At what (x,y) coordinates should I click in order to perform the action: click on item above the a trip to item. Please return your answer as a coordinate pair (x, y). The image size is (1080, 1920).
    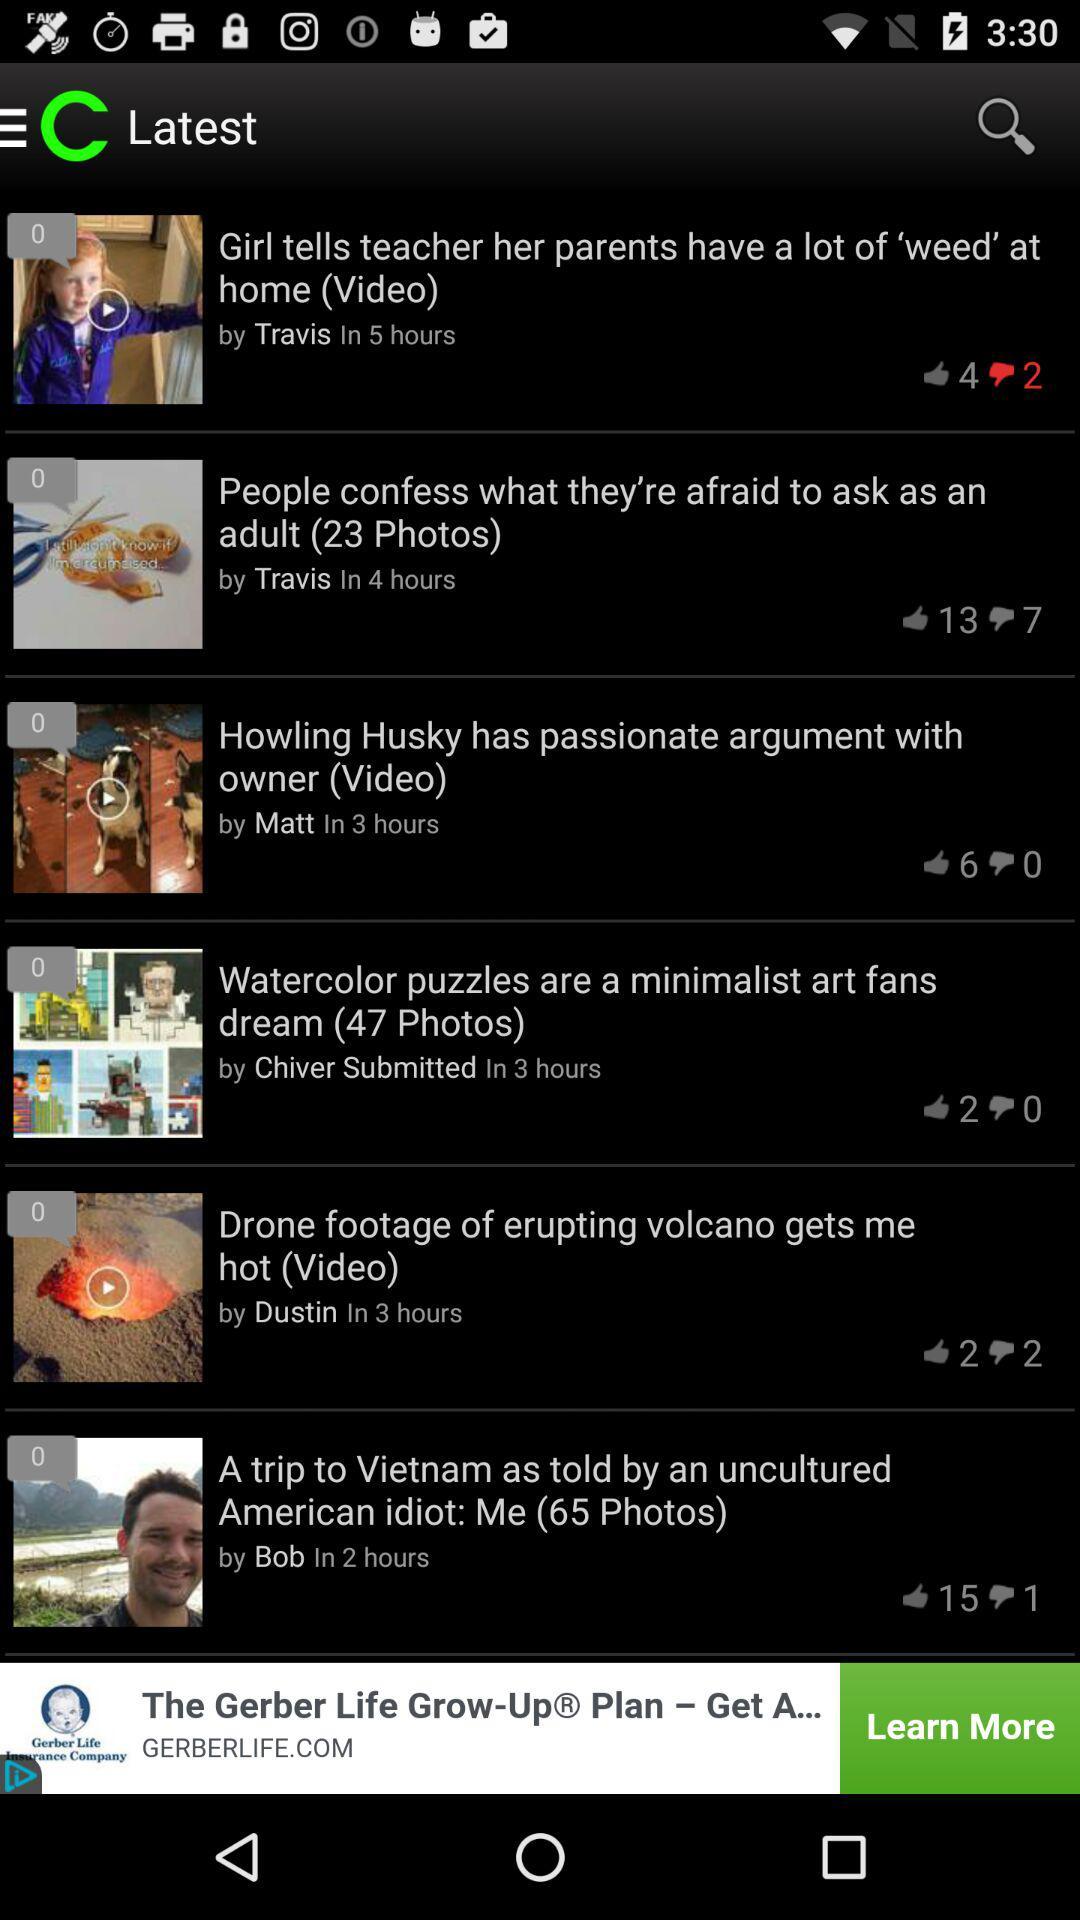
    Looking at the image, I should click on (296, 1310).